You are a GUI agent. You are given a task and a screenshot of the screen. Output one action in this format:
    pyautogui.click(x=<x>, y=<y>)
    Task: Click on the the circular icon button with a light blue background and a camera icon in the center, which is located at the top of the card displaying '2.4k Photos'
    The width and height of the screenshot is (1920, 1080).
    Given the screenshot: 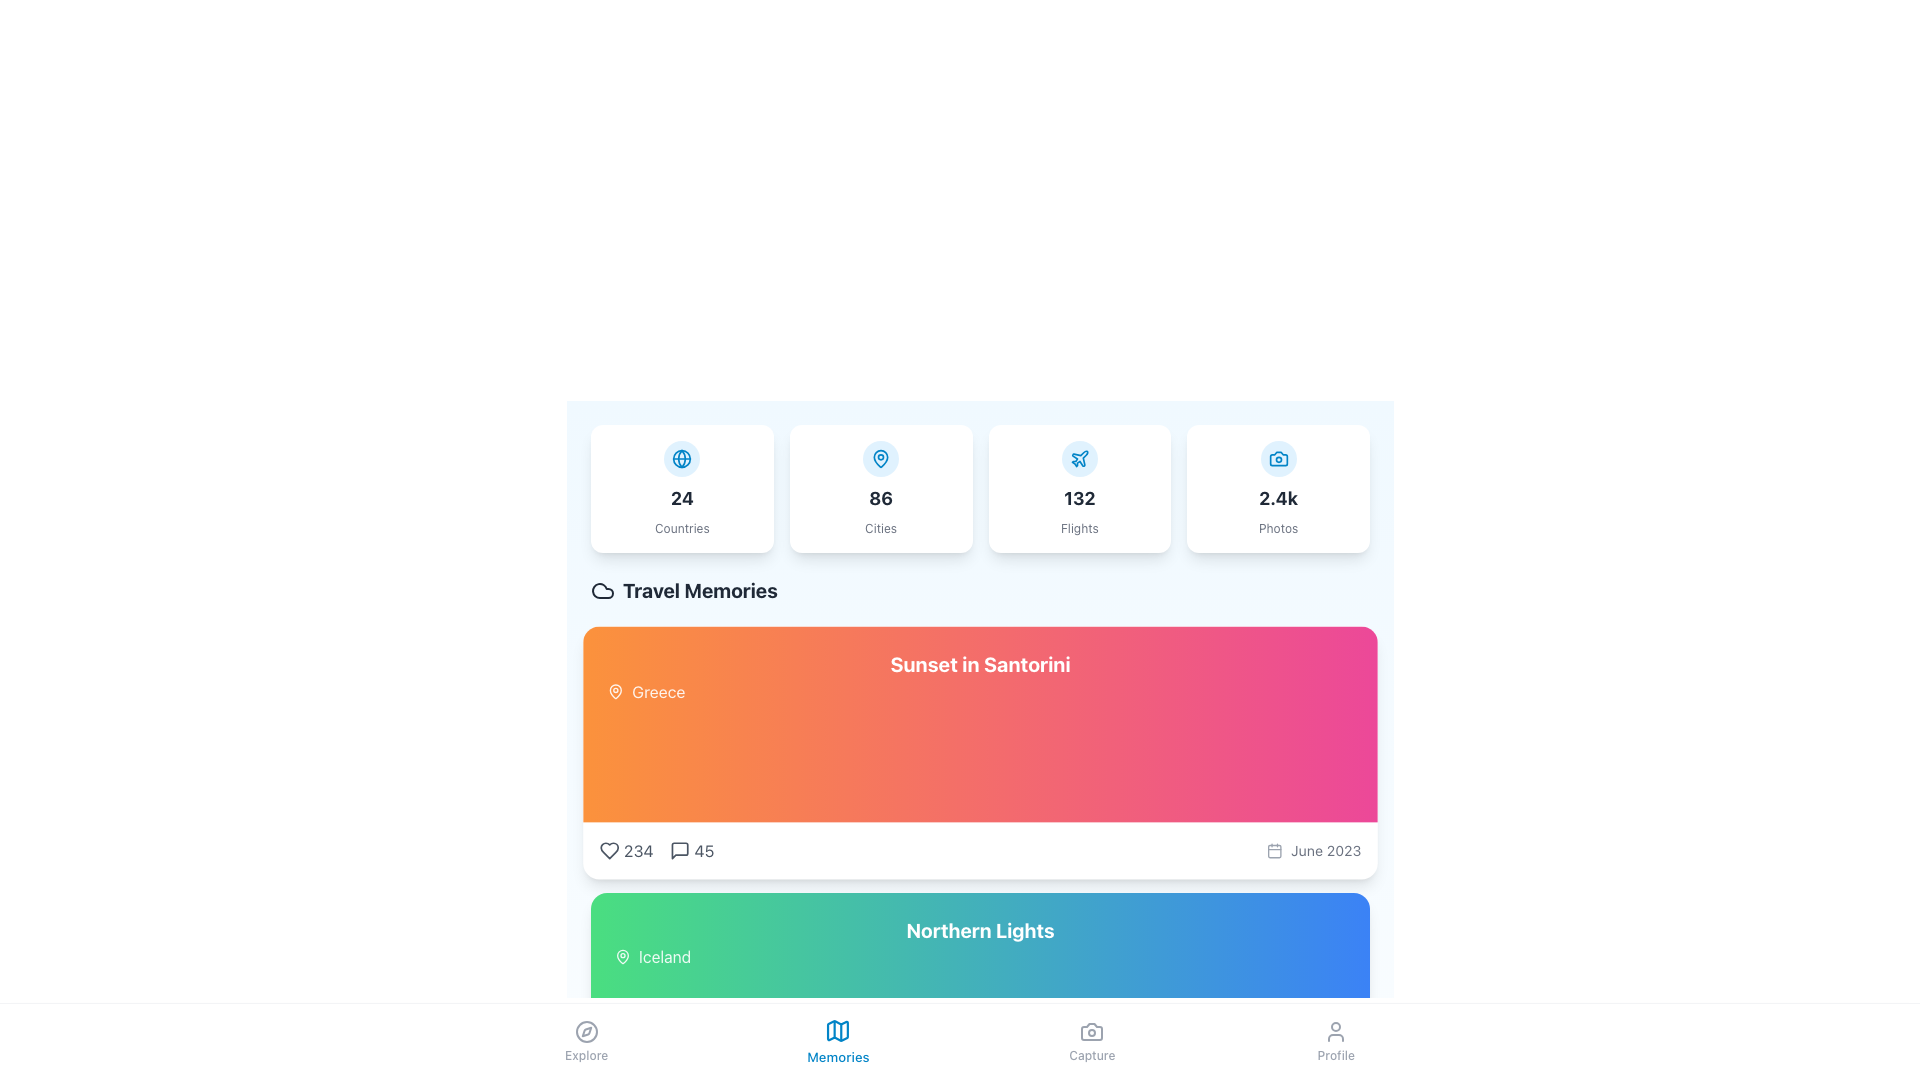 What is the action you would take?
    pyautogui.click(x=1277, y=459)
    